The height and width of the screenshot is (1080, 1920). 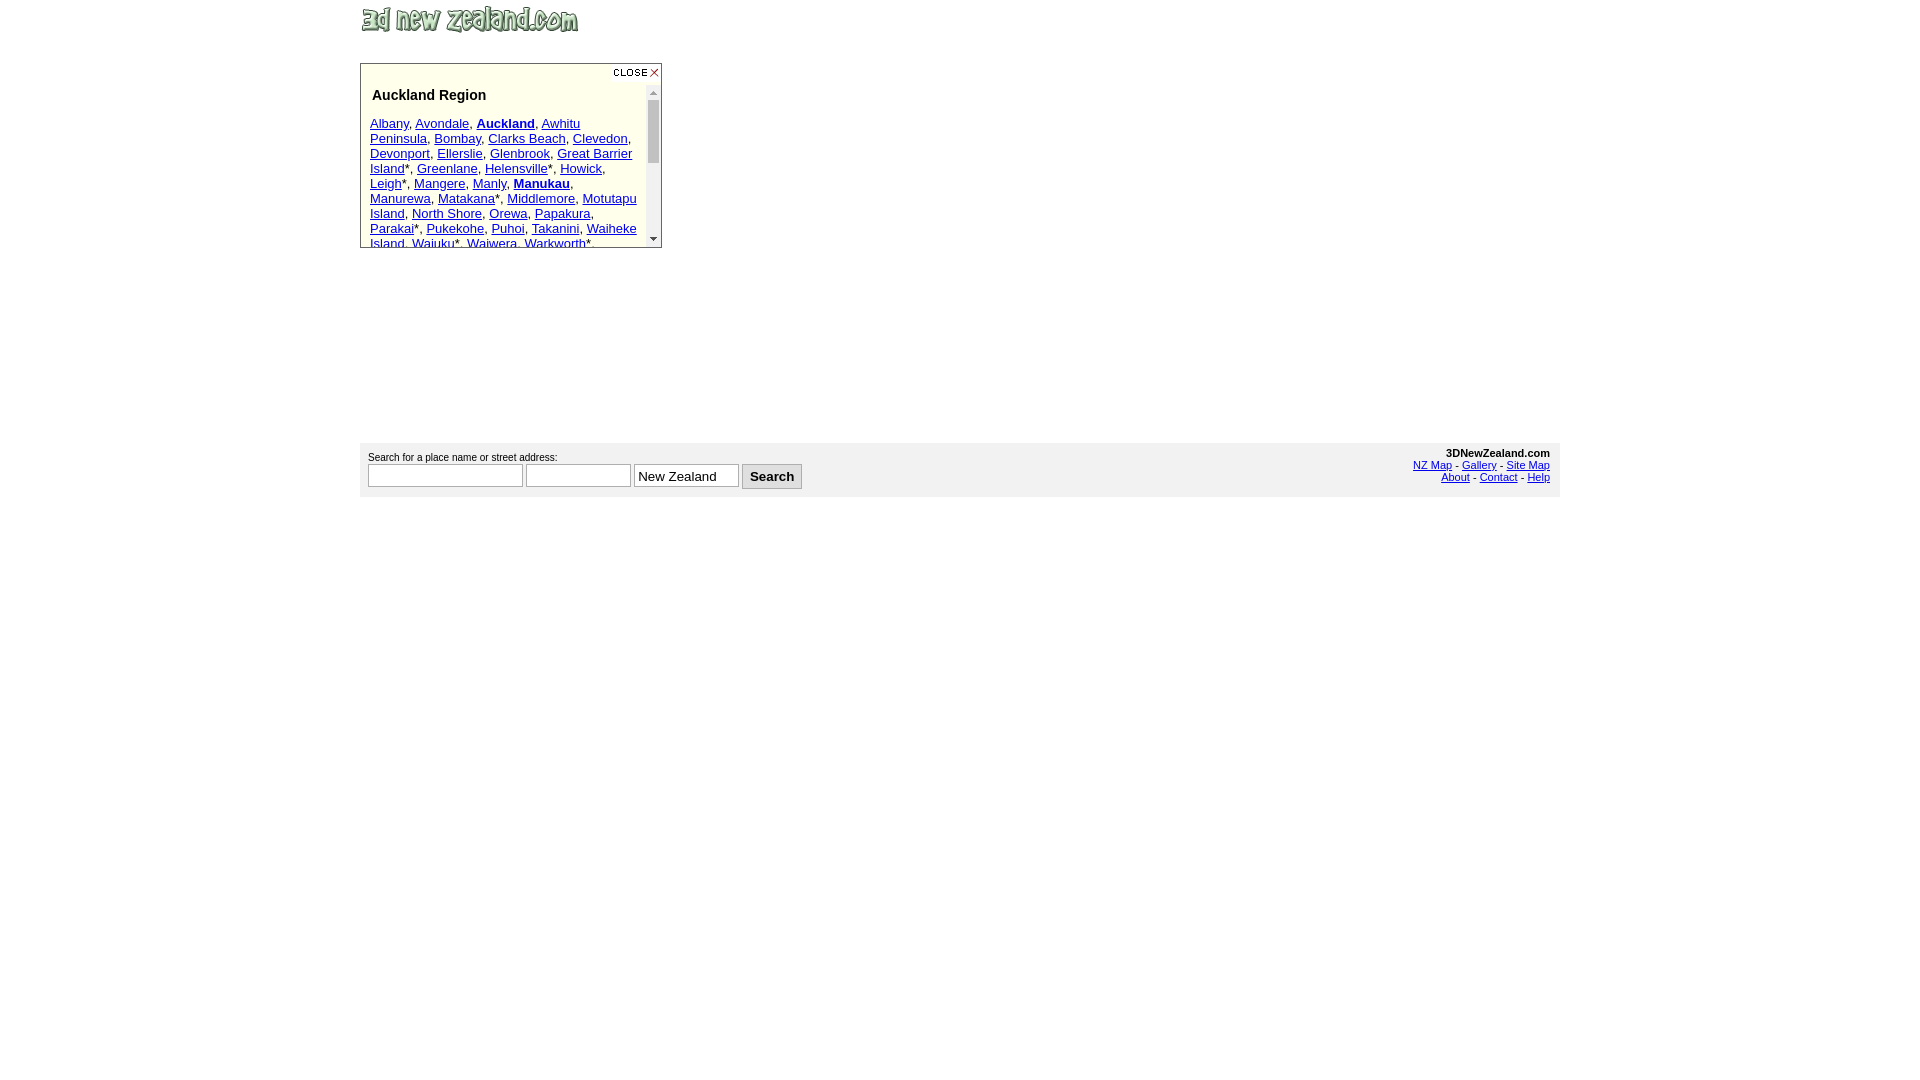 I want to click on 'Warkworth', so click(x=523, y=242).